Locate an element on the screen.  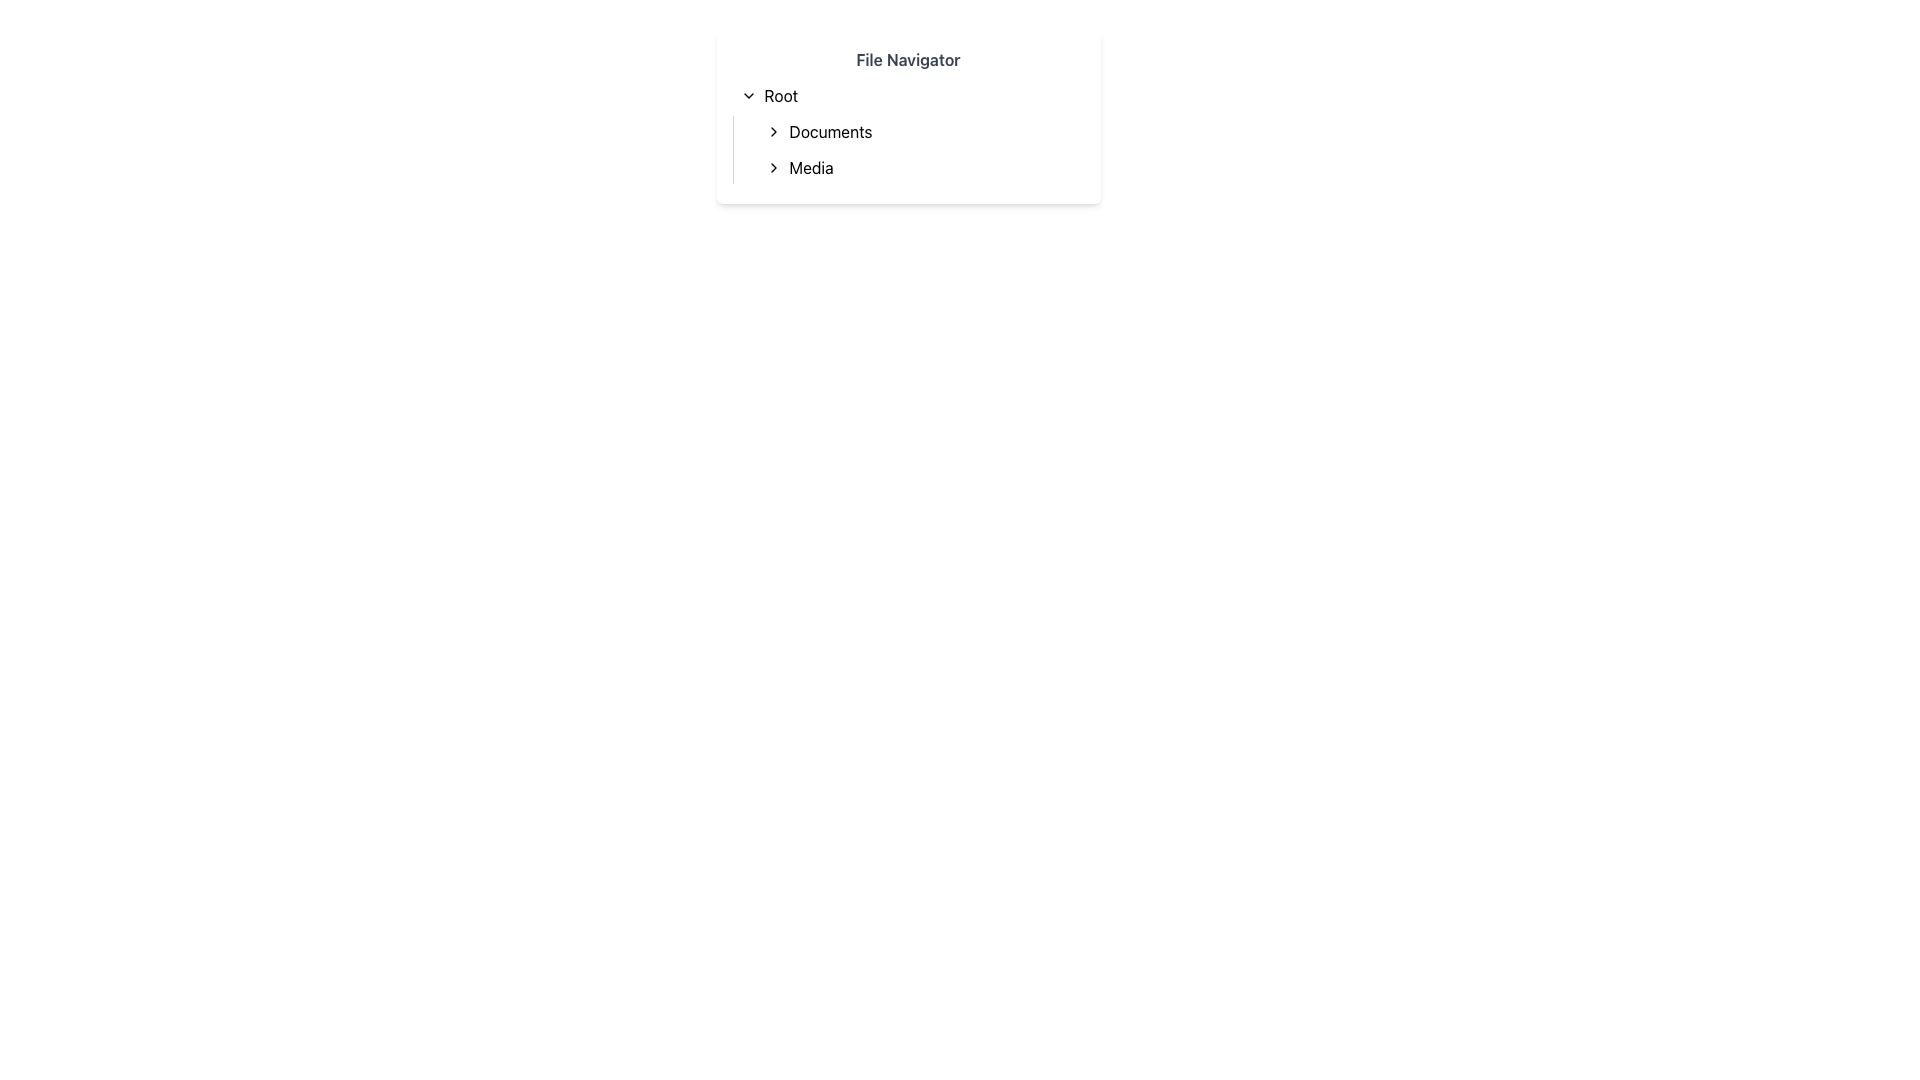
the 'Media' list item located in the file navigation sidebar is located at coordinates (920, 167).